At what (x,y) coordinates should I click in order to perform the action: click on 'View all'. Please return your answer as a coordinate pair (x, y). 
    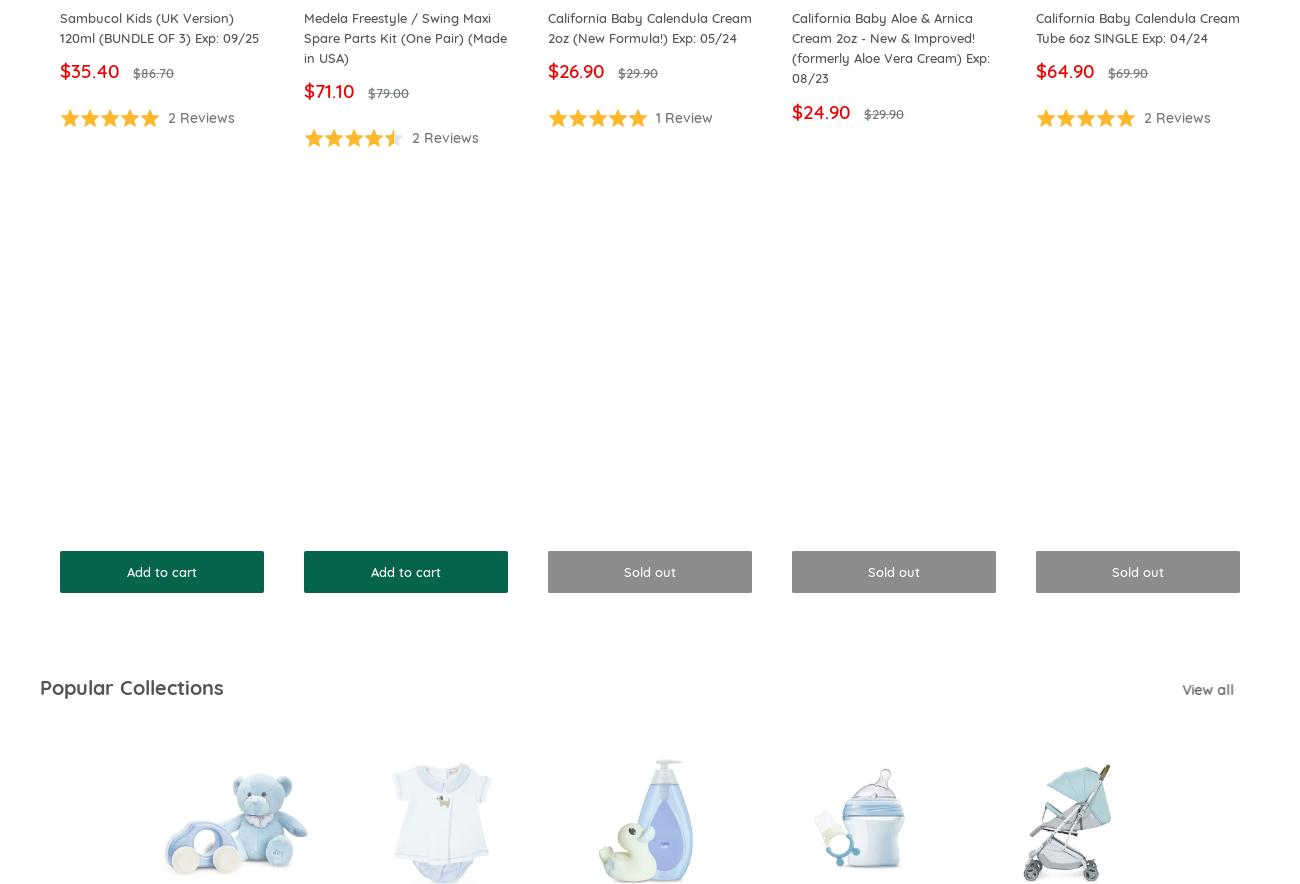
    Looking at the image, I should click on (1235, 688).